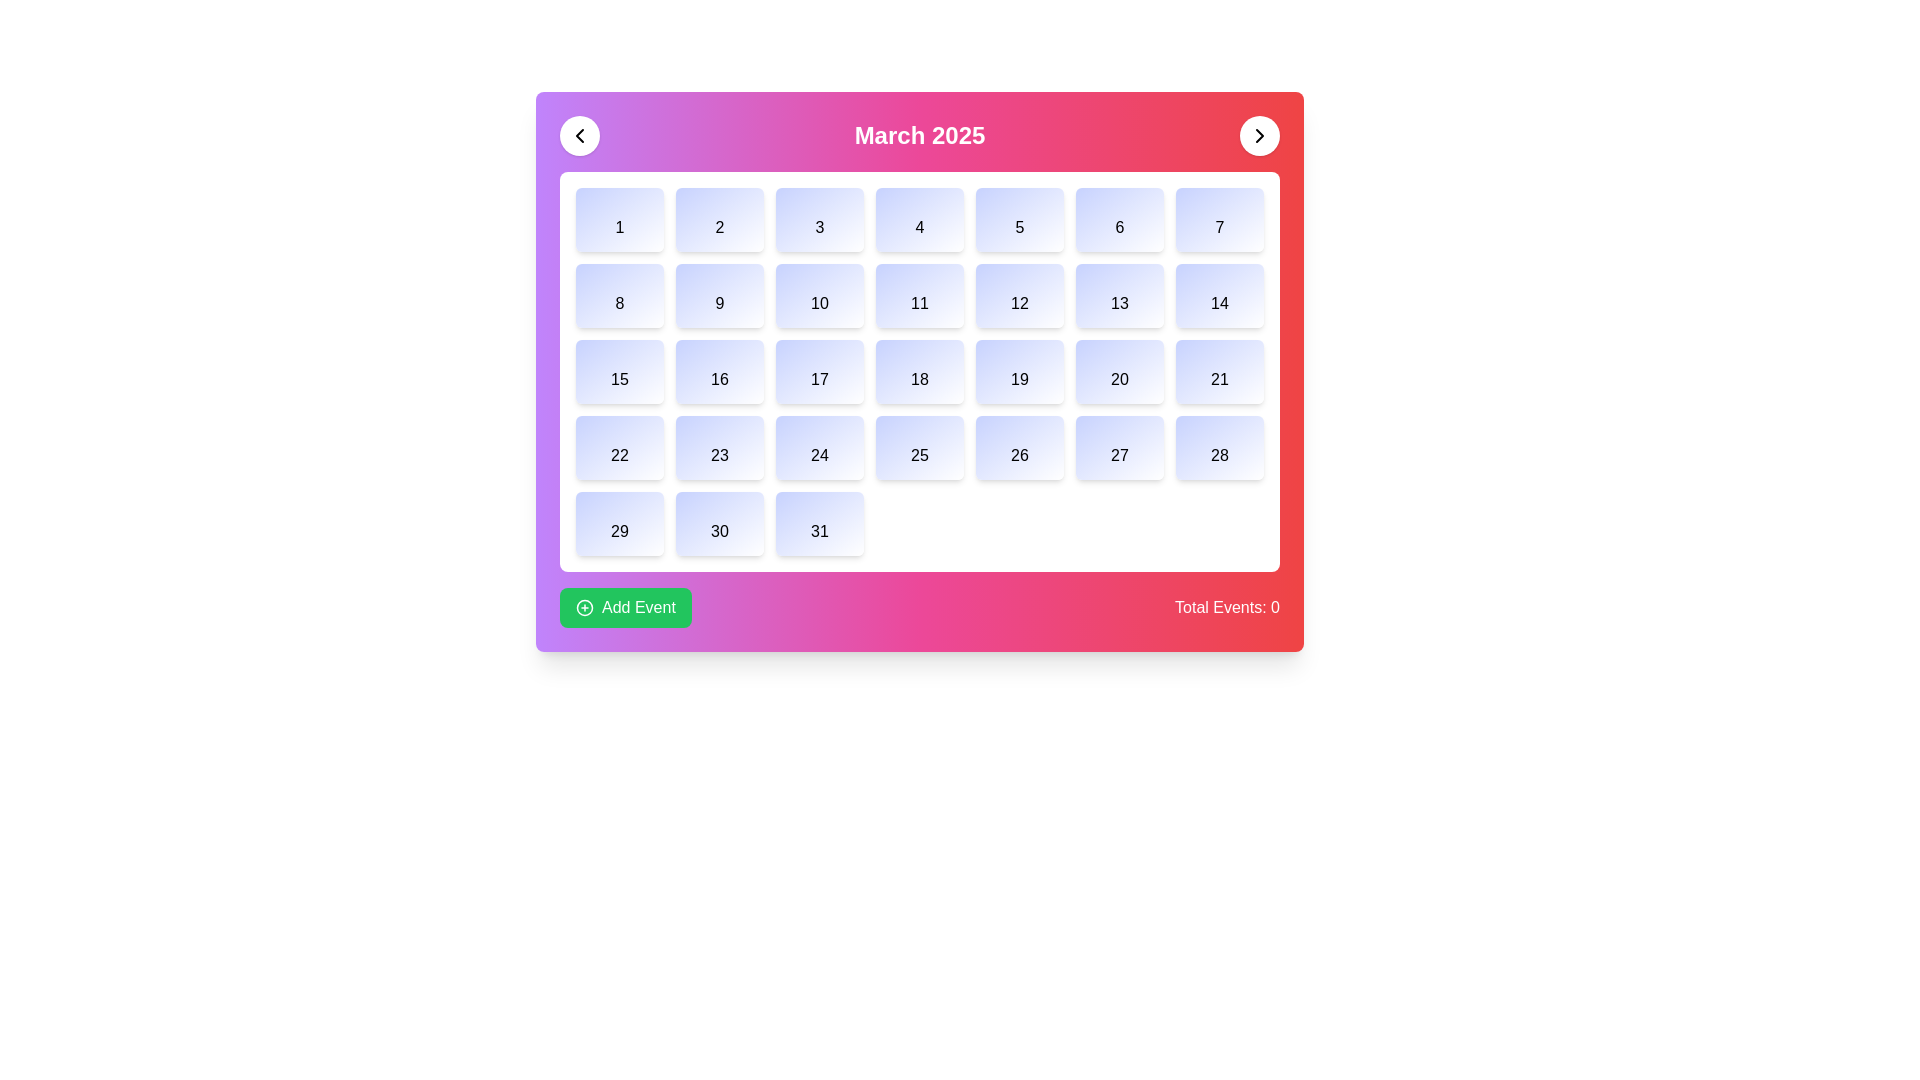 The height and width of the screenshot is (1080, 1920). I want to click on the square button with a gradient background transitioning from light indigo to white, featuring the centered number '21' in bold text, so click(1218, 371).